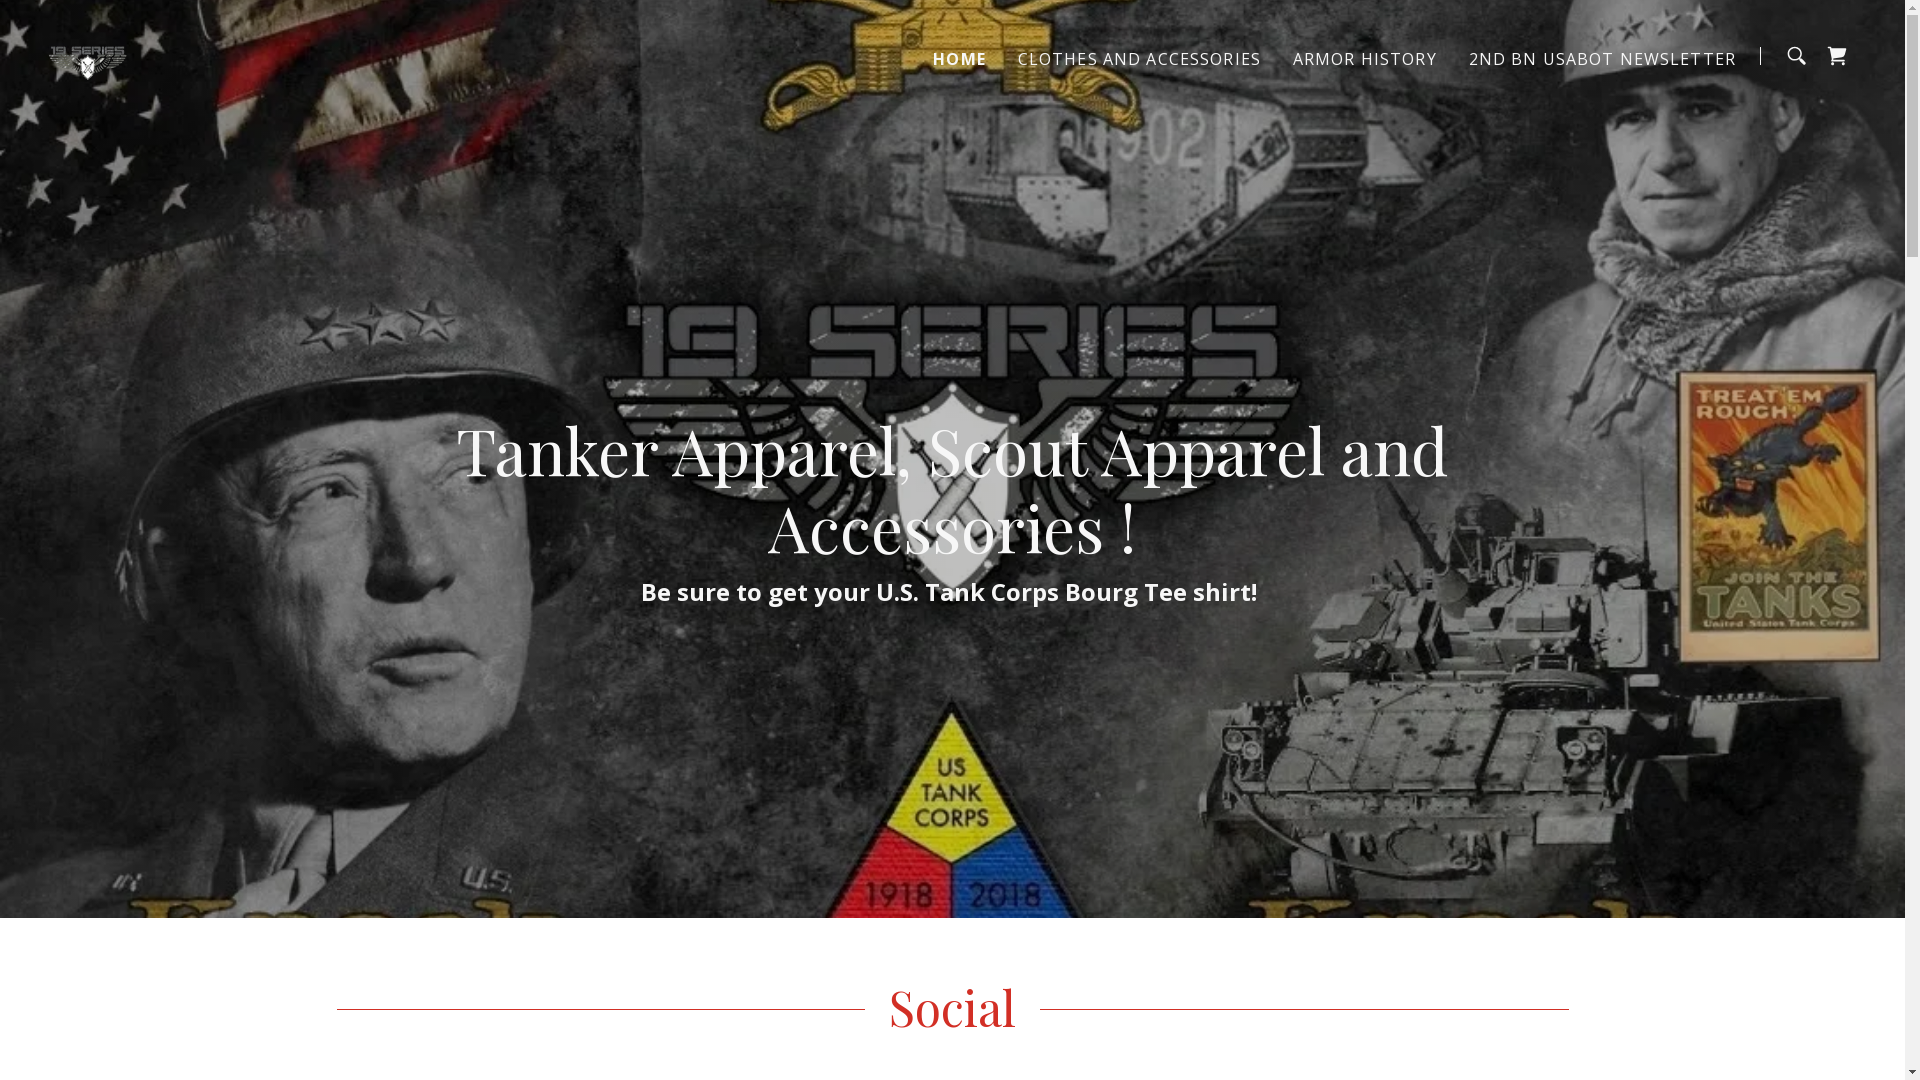  What do you see at coordinates (1012, 56) in the screenshot?
I see `'CLOTHES AND ACCESSORIES'` at bounding box center [1012, 56].